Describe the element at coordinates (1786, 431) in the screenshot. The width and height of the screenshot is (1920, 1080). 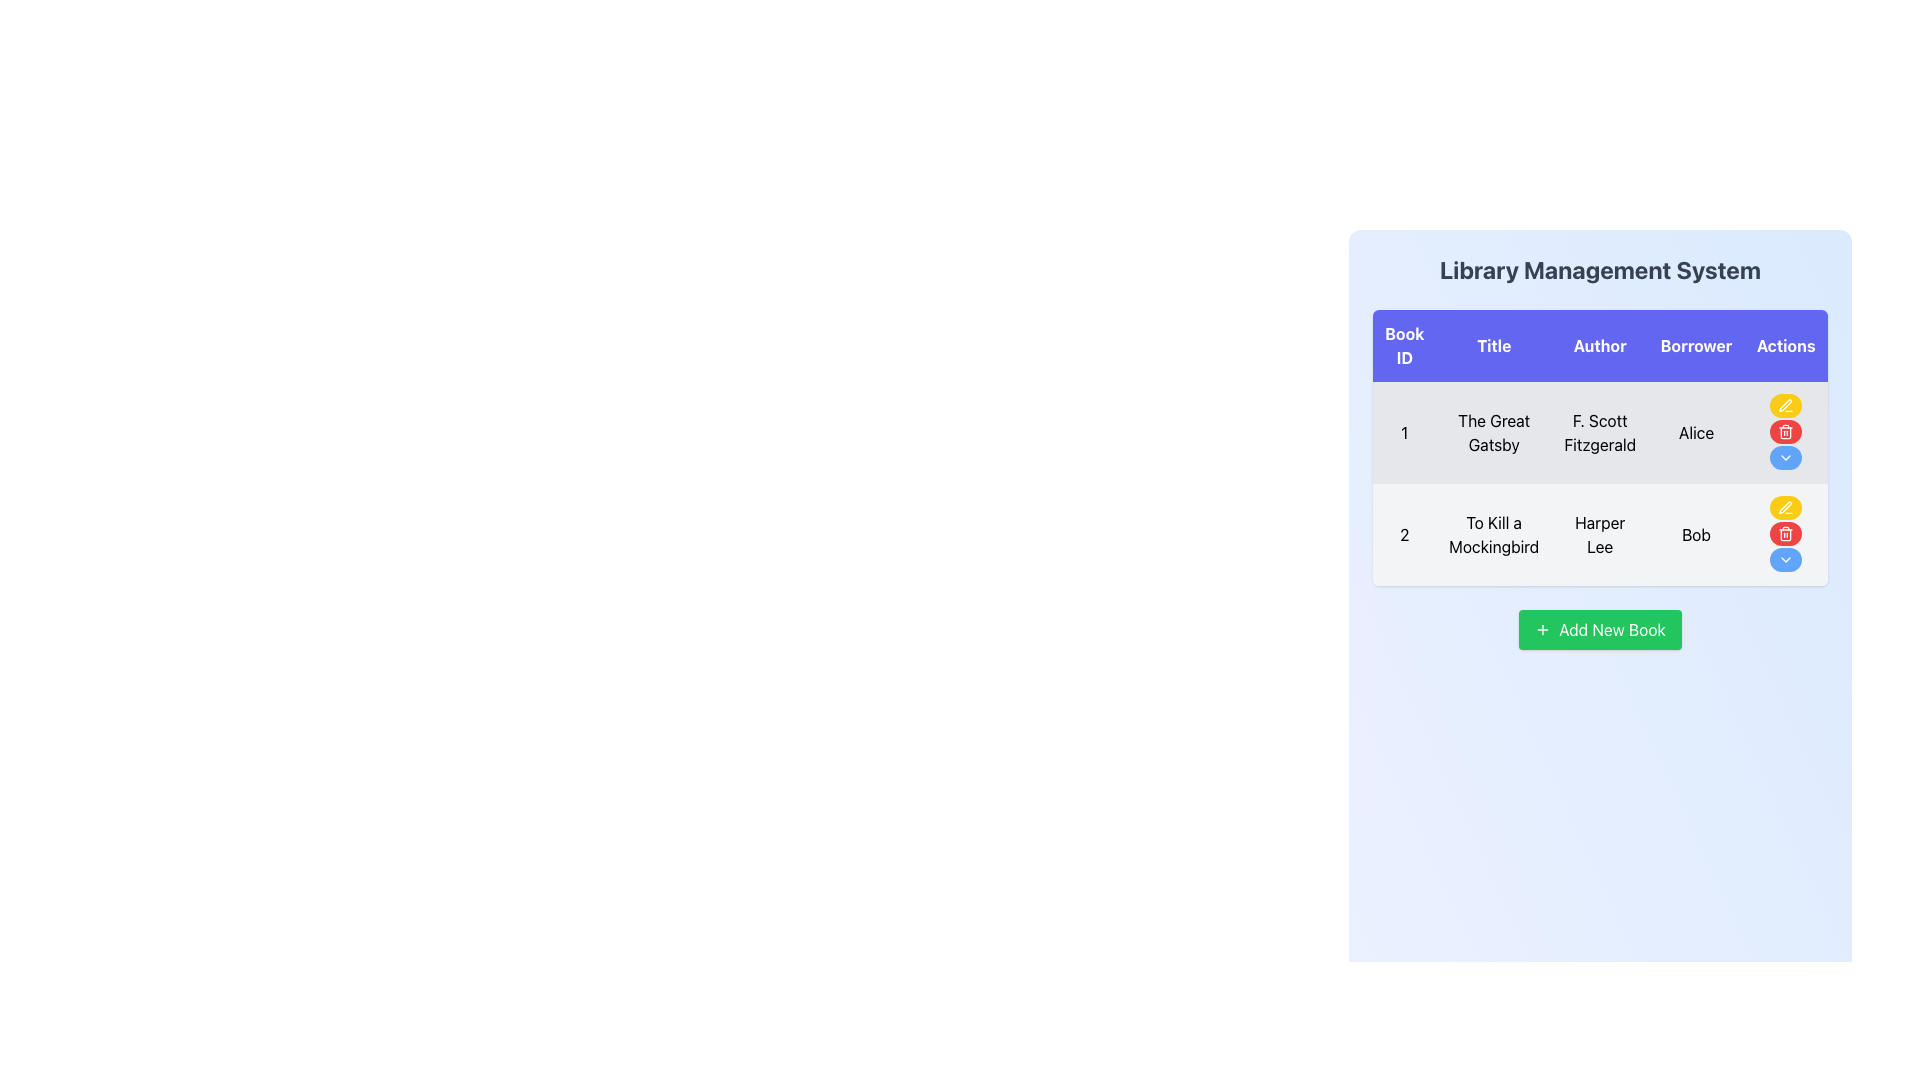
I see `the action buttons group in the 'Actions' column of the first row of the library management system table` at that location.